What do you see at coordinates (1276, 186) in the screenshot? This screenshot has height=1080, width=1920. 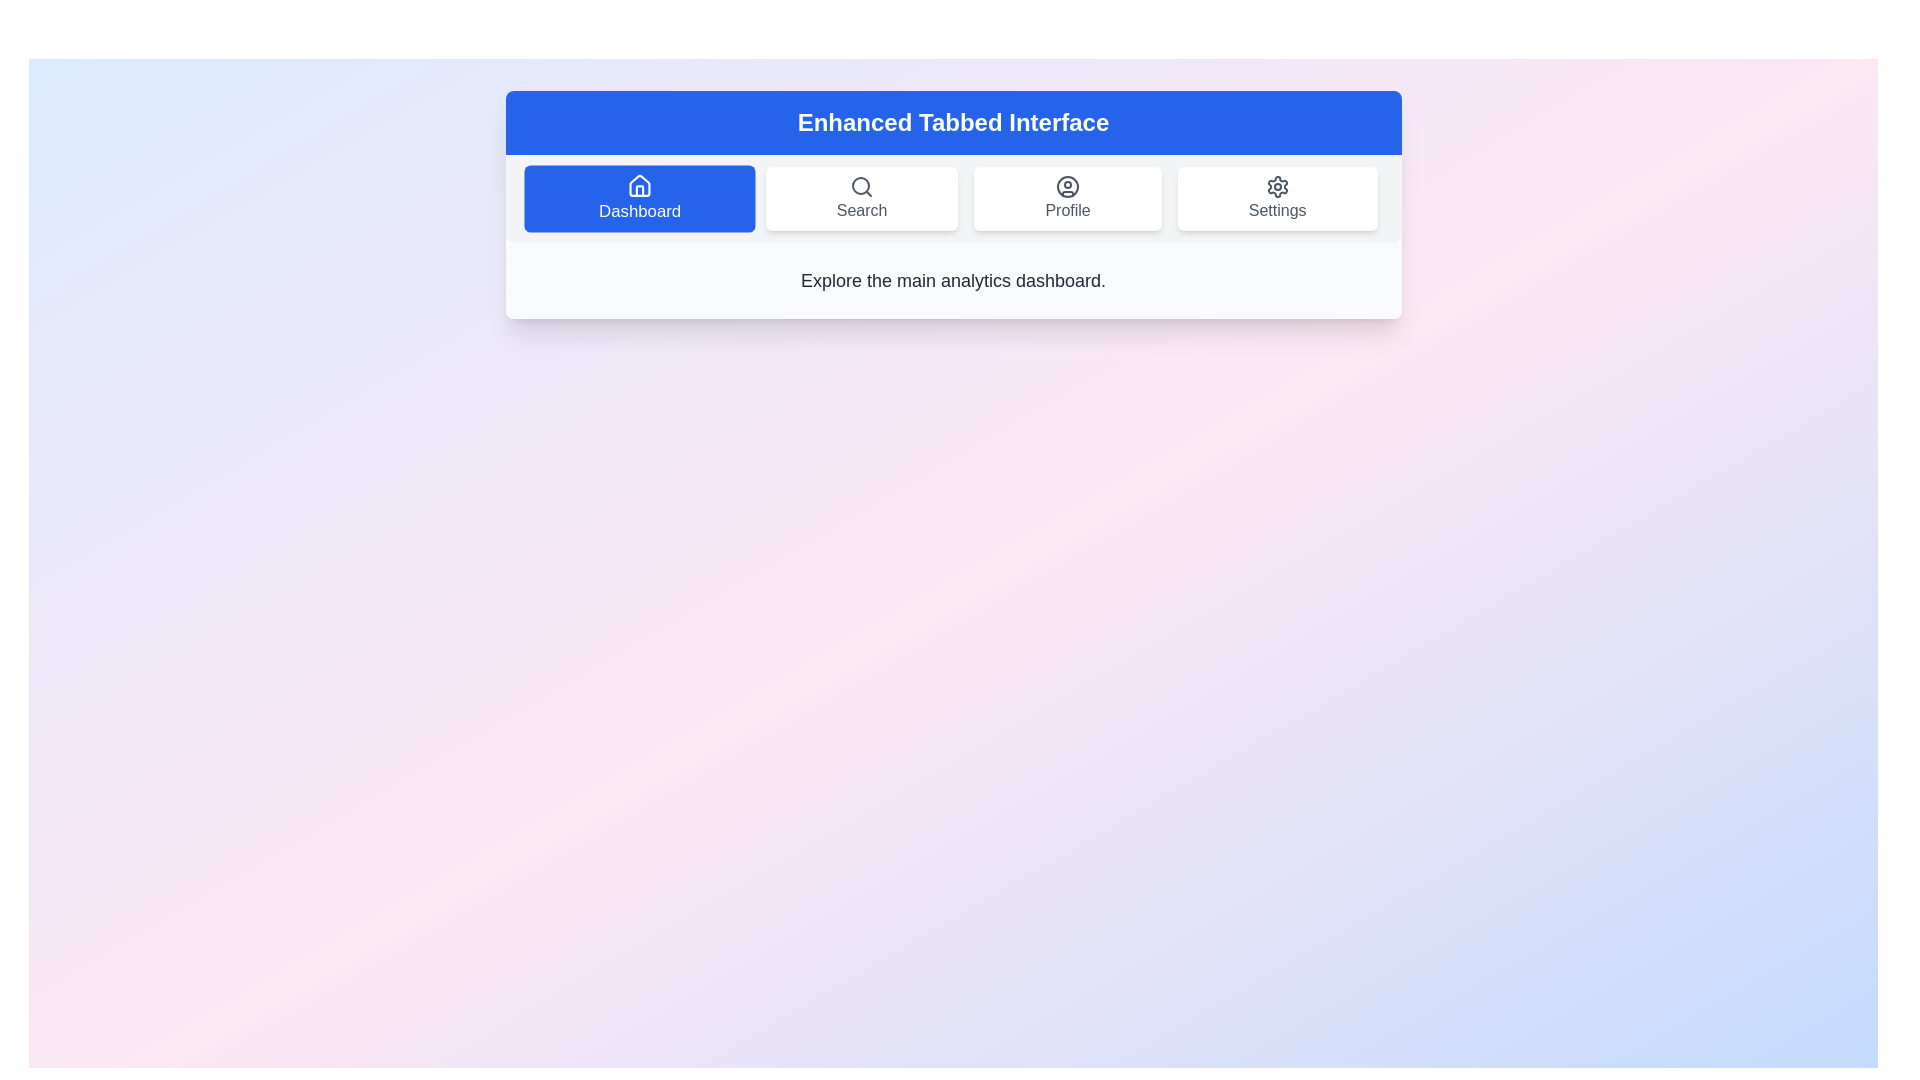 I see `the 'Settings' icon located in the navigation bar, which serves as a visual indicator for the 'Settings' menu` at bounding box center [1276, 186].